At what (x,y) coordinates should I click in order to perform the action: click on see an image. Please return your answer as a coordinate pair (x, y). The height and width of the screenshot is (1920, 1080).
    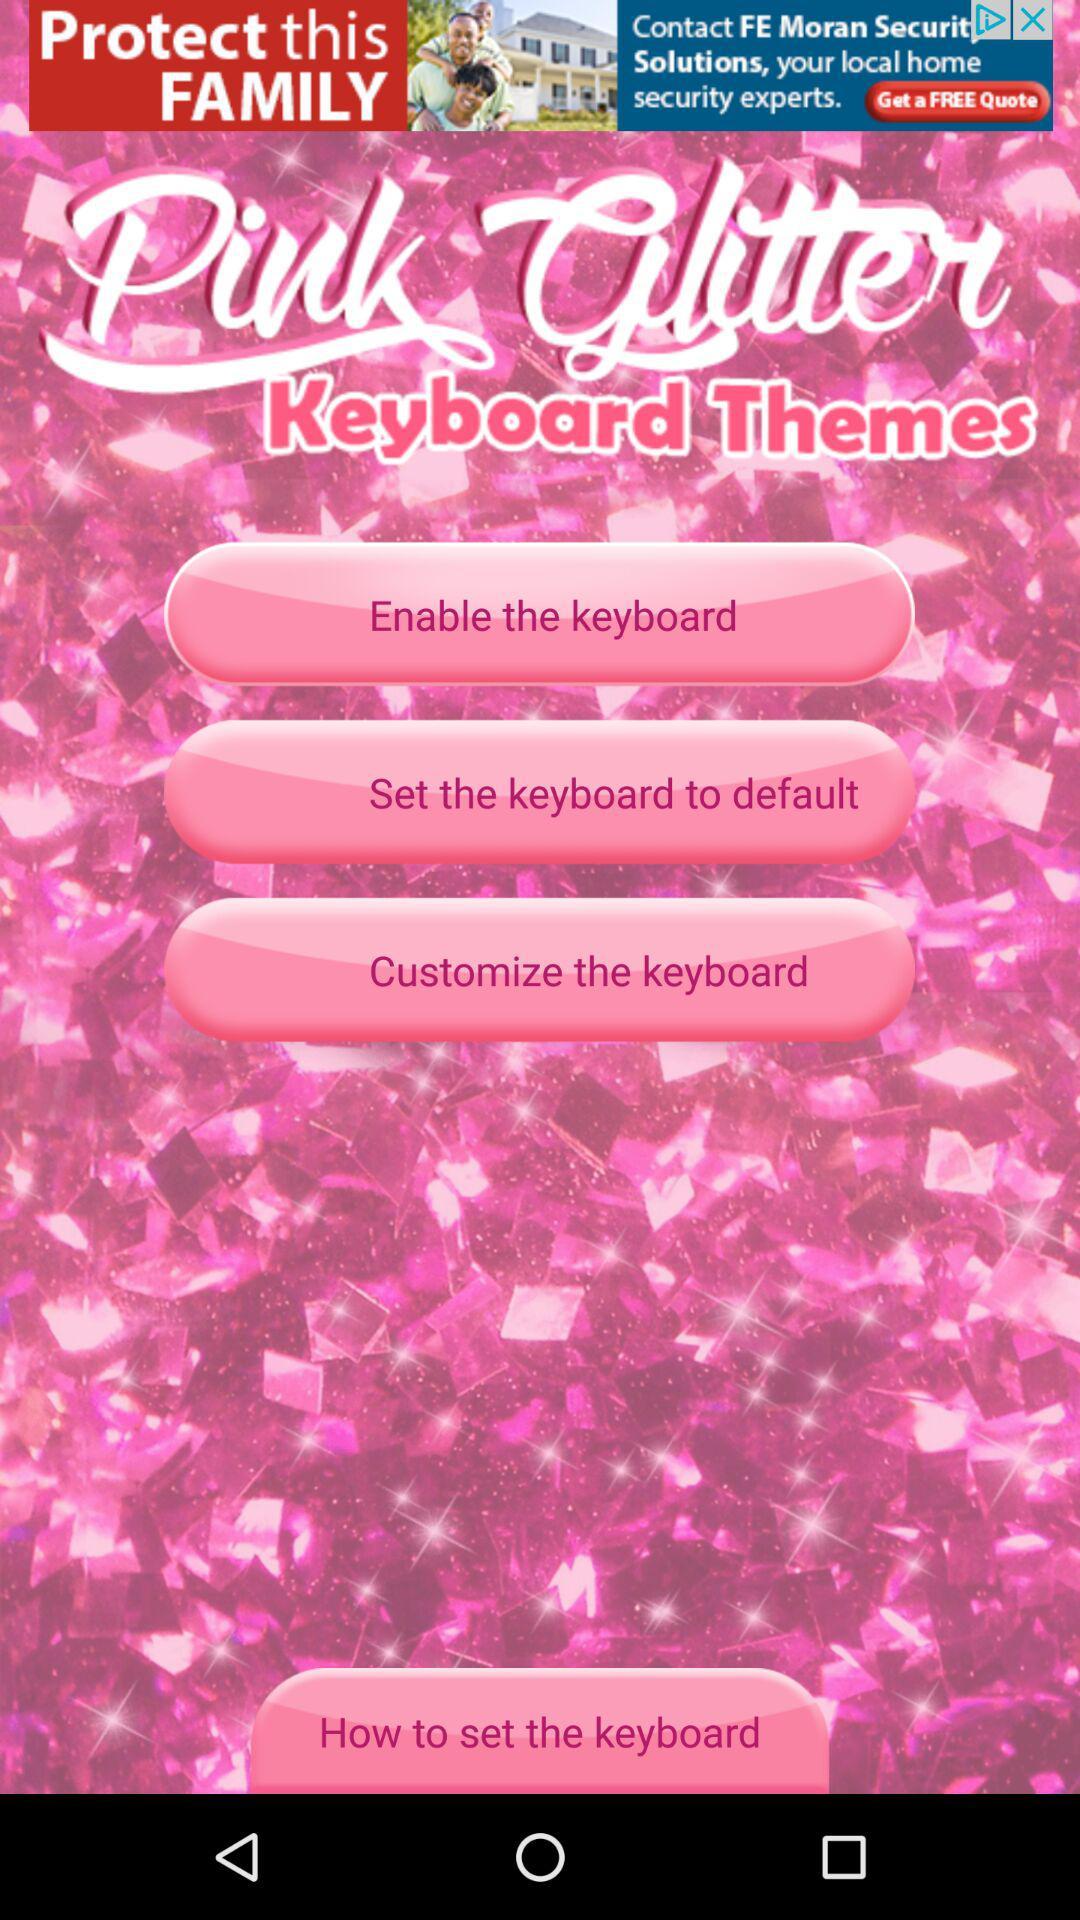
    Looking at the image, I should click on (540, 65).